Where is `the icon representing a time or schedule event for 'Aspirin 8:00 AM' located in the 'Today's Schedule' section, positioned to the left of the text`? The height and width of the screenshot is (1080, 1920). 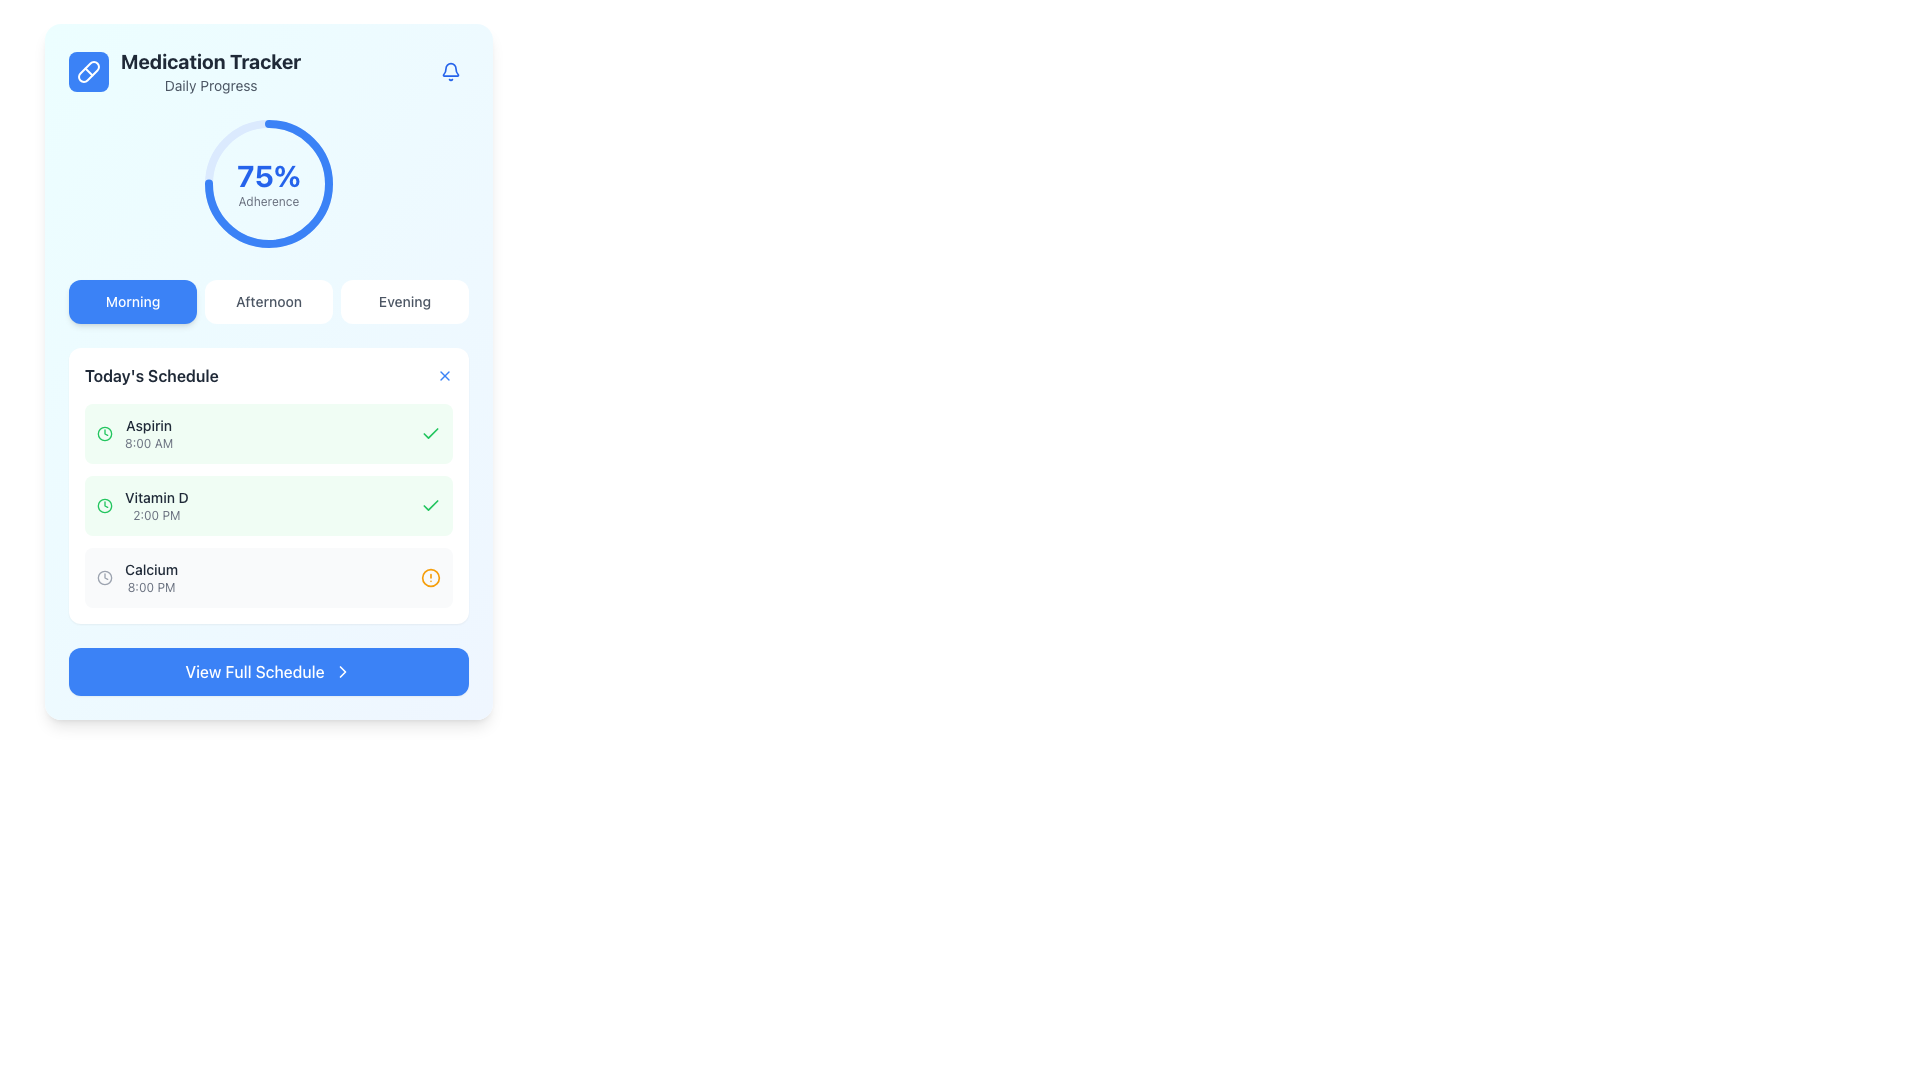
the icon representing a time or schedule event for 'Aspirin 8:00 AM' located in the 'Today's Schedule' section, positioned to the left of the text is located at coordinates (104, 433).